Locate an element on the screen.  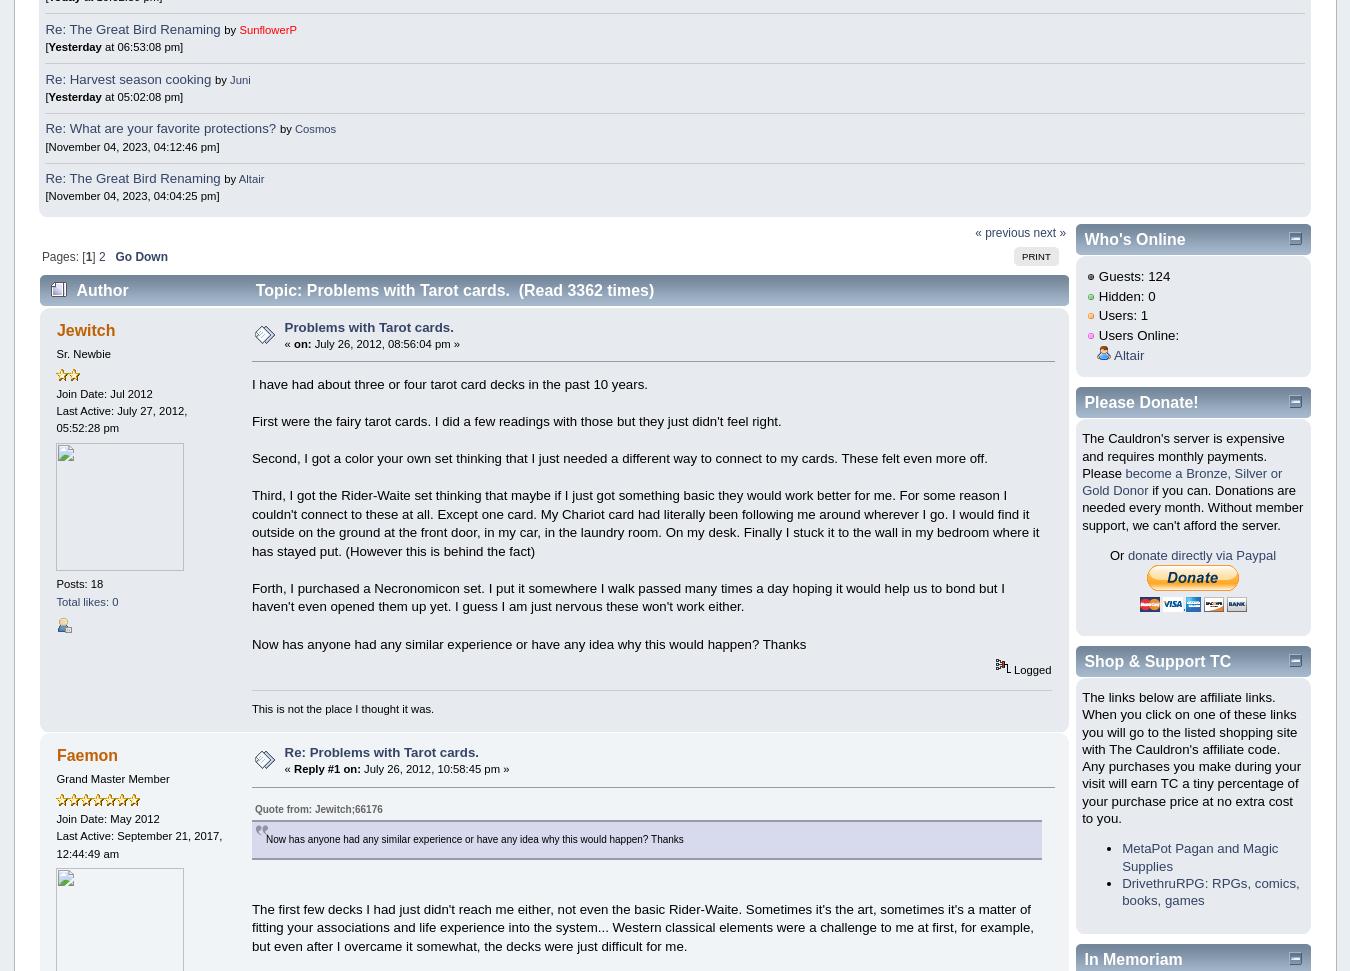
'Users Online:' is located at coordinates (1135, 335).